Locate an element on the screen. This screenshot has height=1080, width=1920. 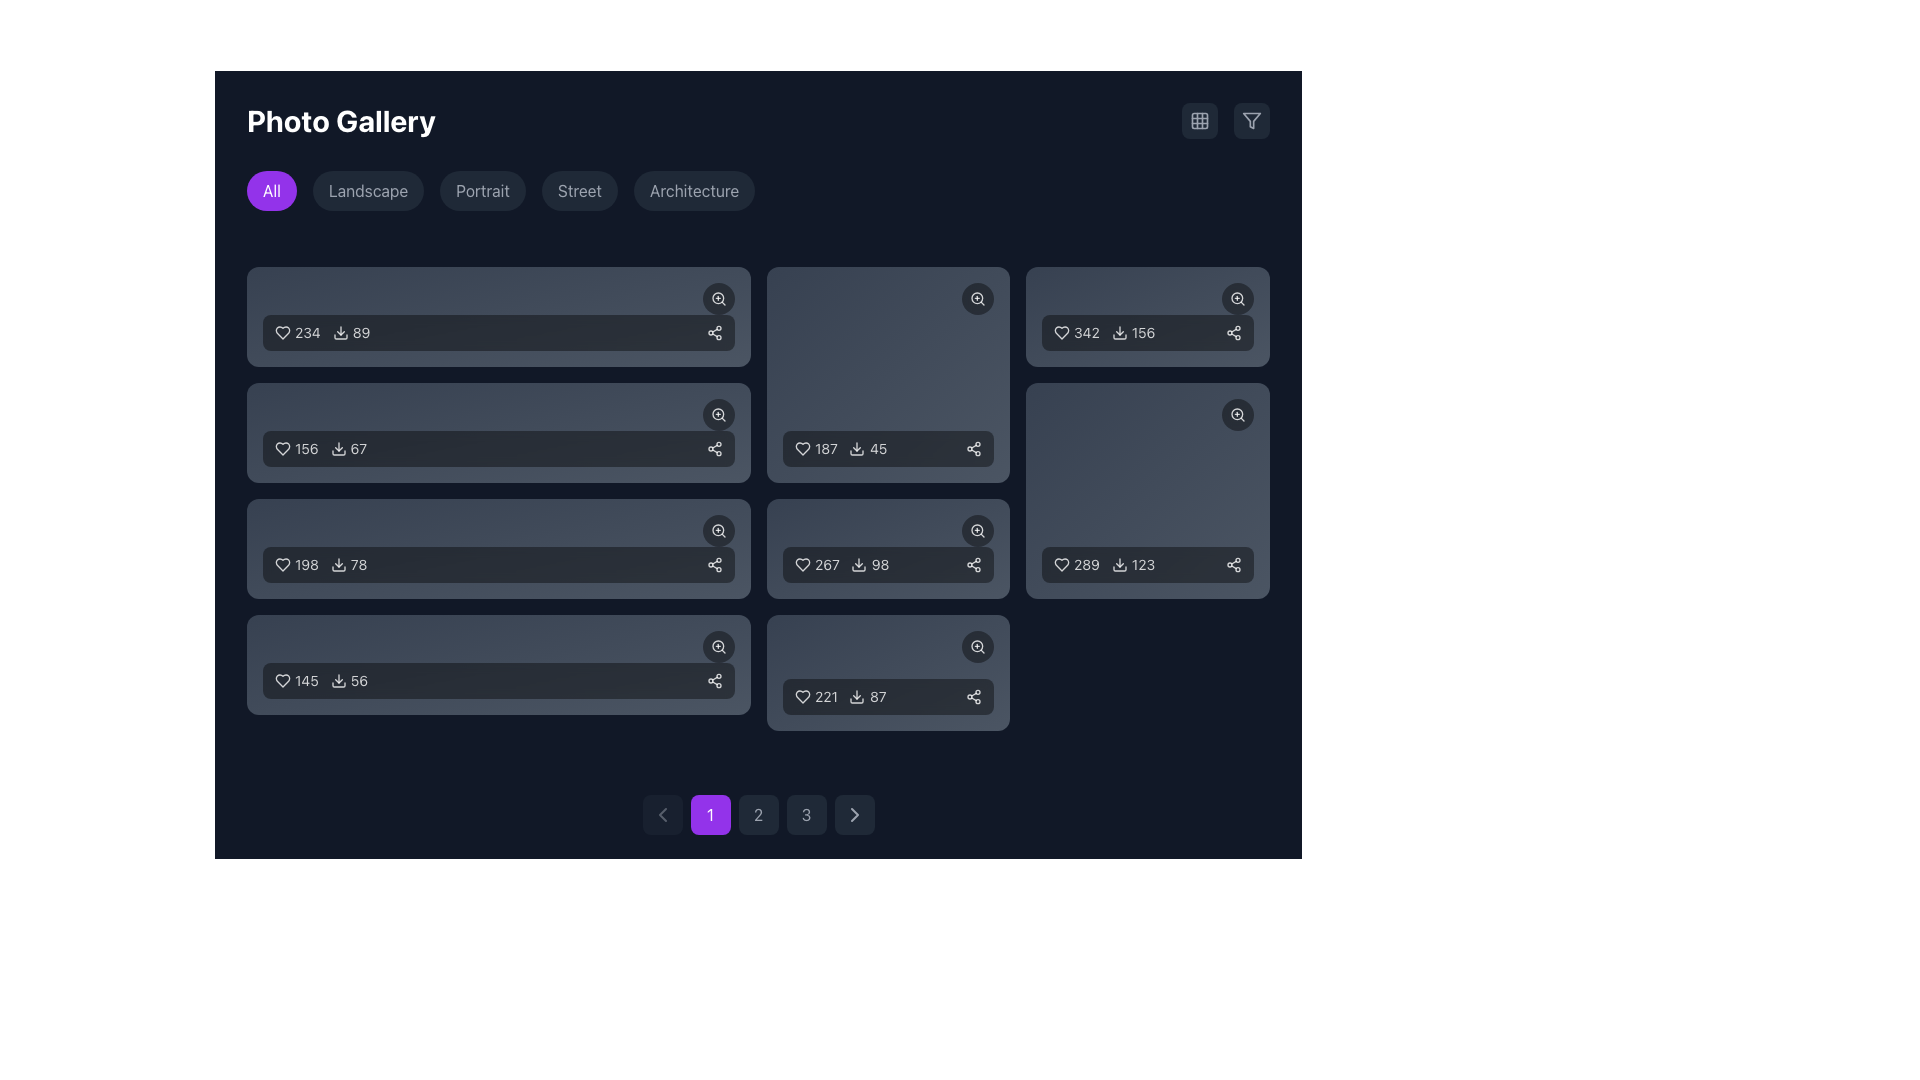
the zoom in button located in the second column and third row of the image tile grid is located at coordinates (978, 299).